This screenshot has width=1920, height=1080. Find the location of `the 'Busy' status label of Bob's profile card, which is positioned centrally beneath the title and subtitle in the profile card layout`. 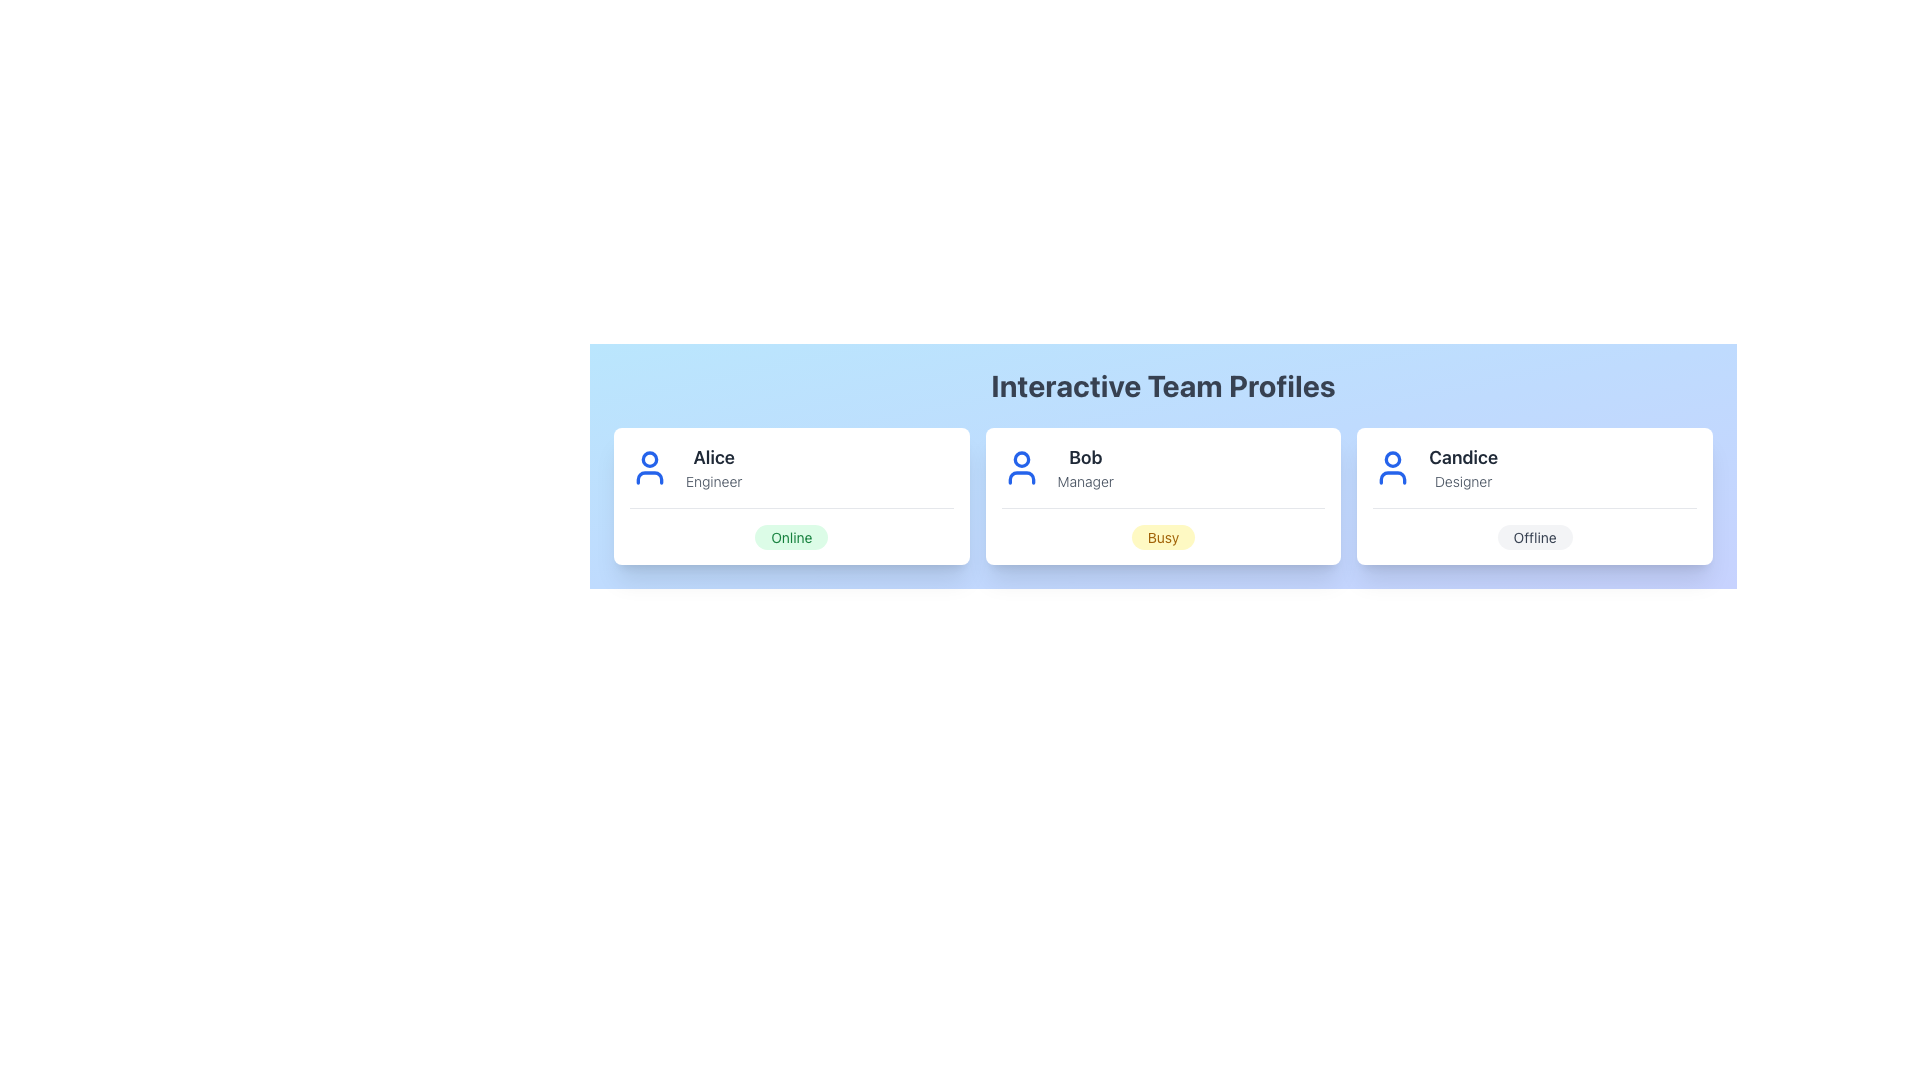

the 'Busy' status label of Bob's profile card, which is positioned centrally beneath the title and subtitle in the profile card layout is located at coordinates (1163, 527).